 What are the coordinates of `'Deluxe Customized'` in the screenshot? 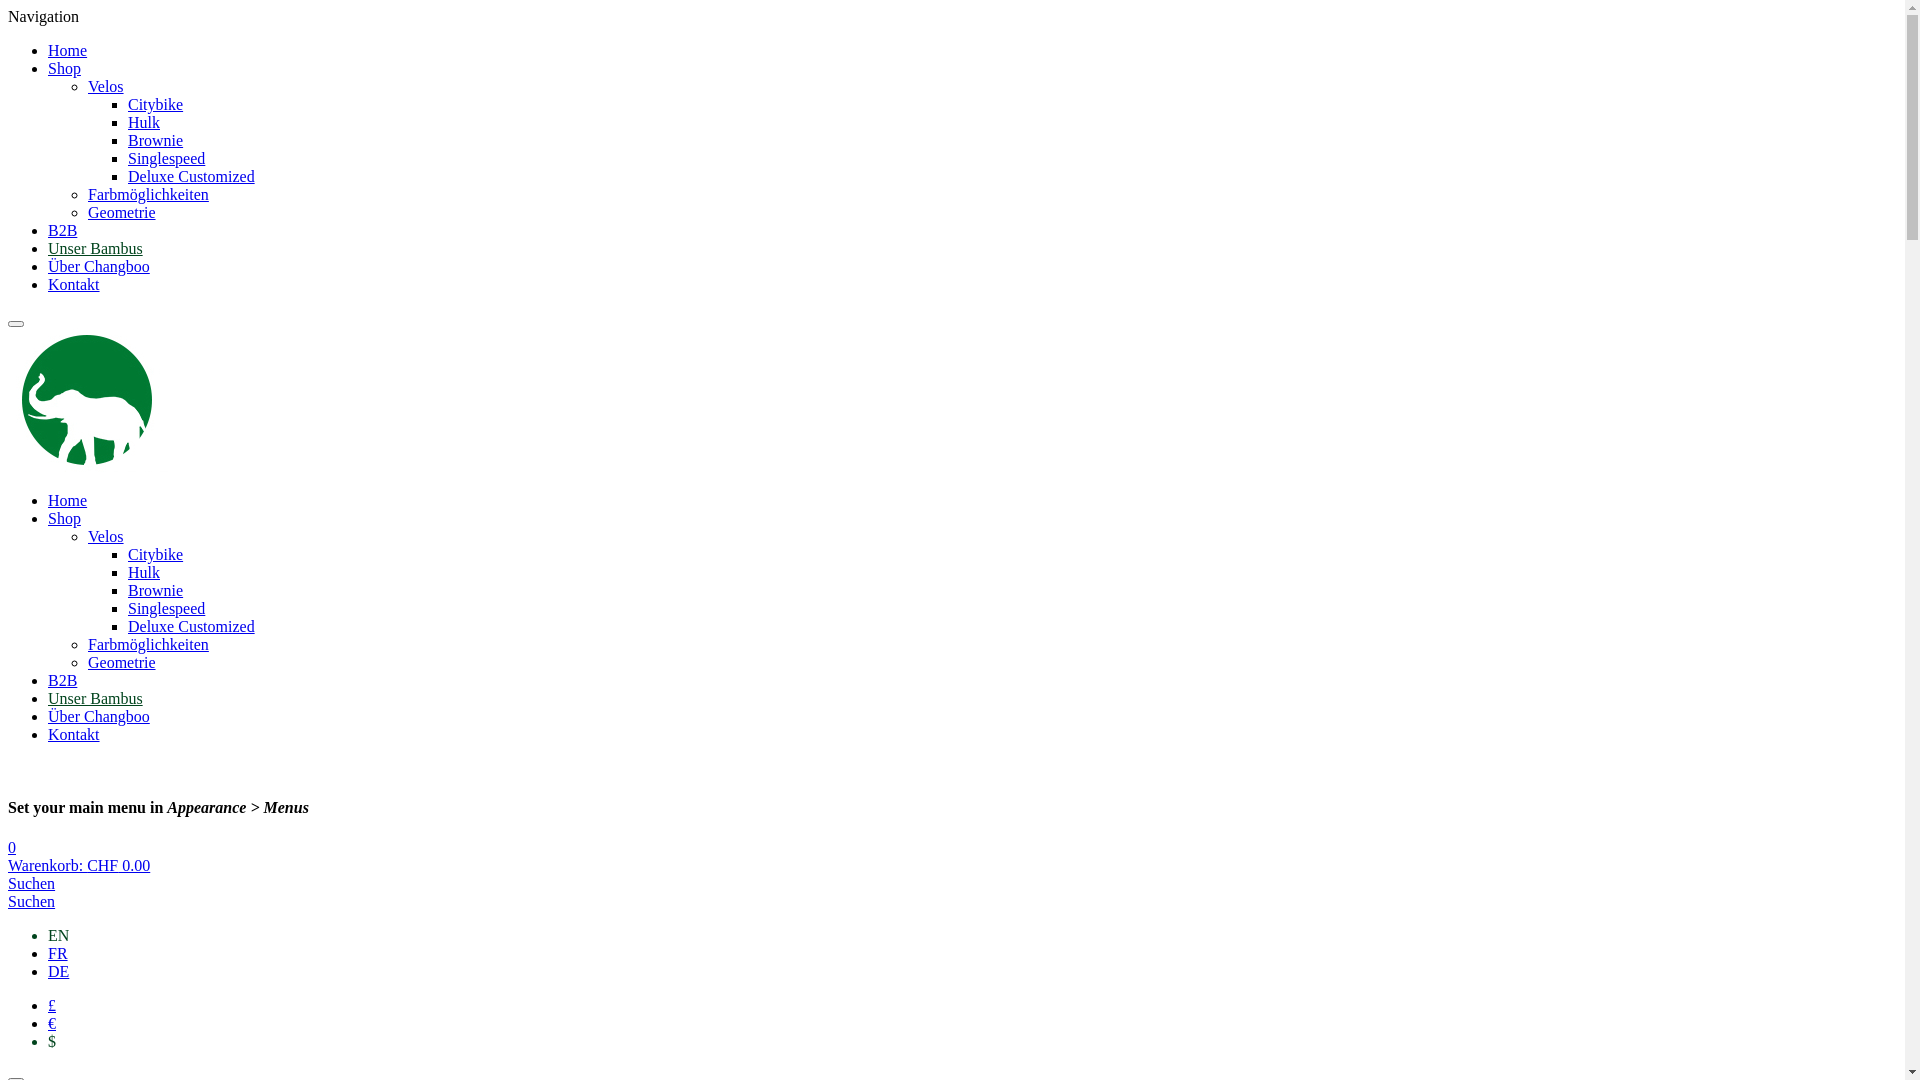 It's located at (127, 625).